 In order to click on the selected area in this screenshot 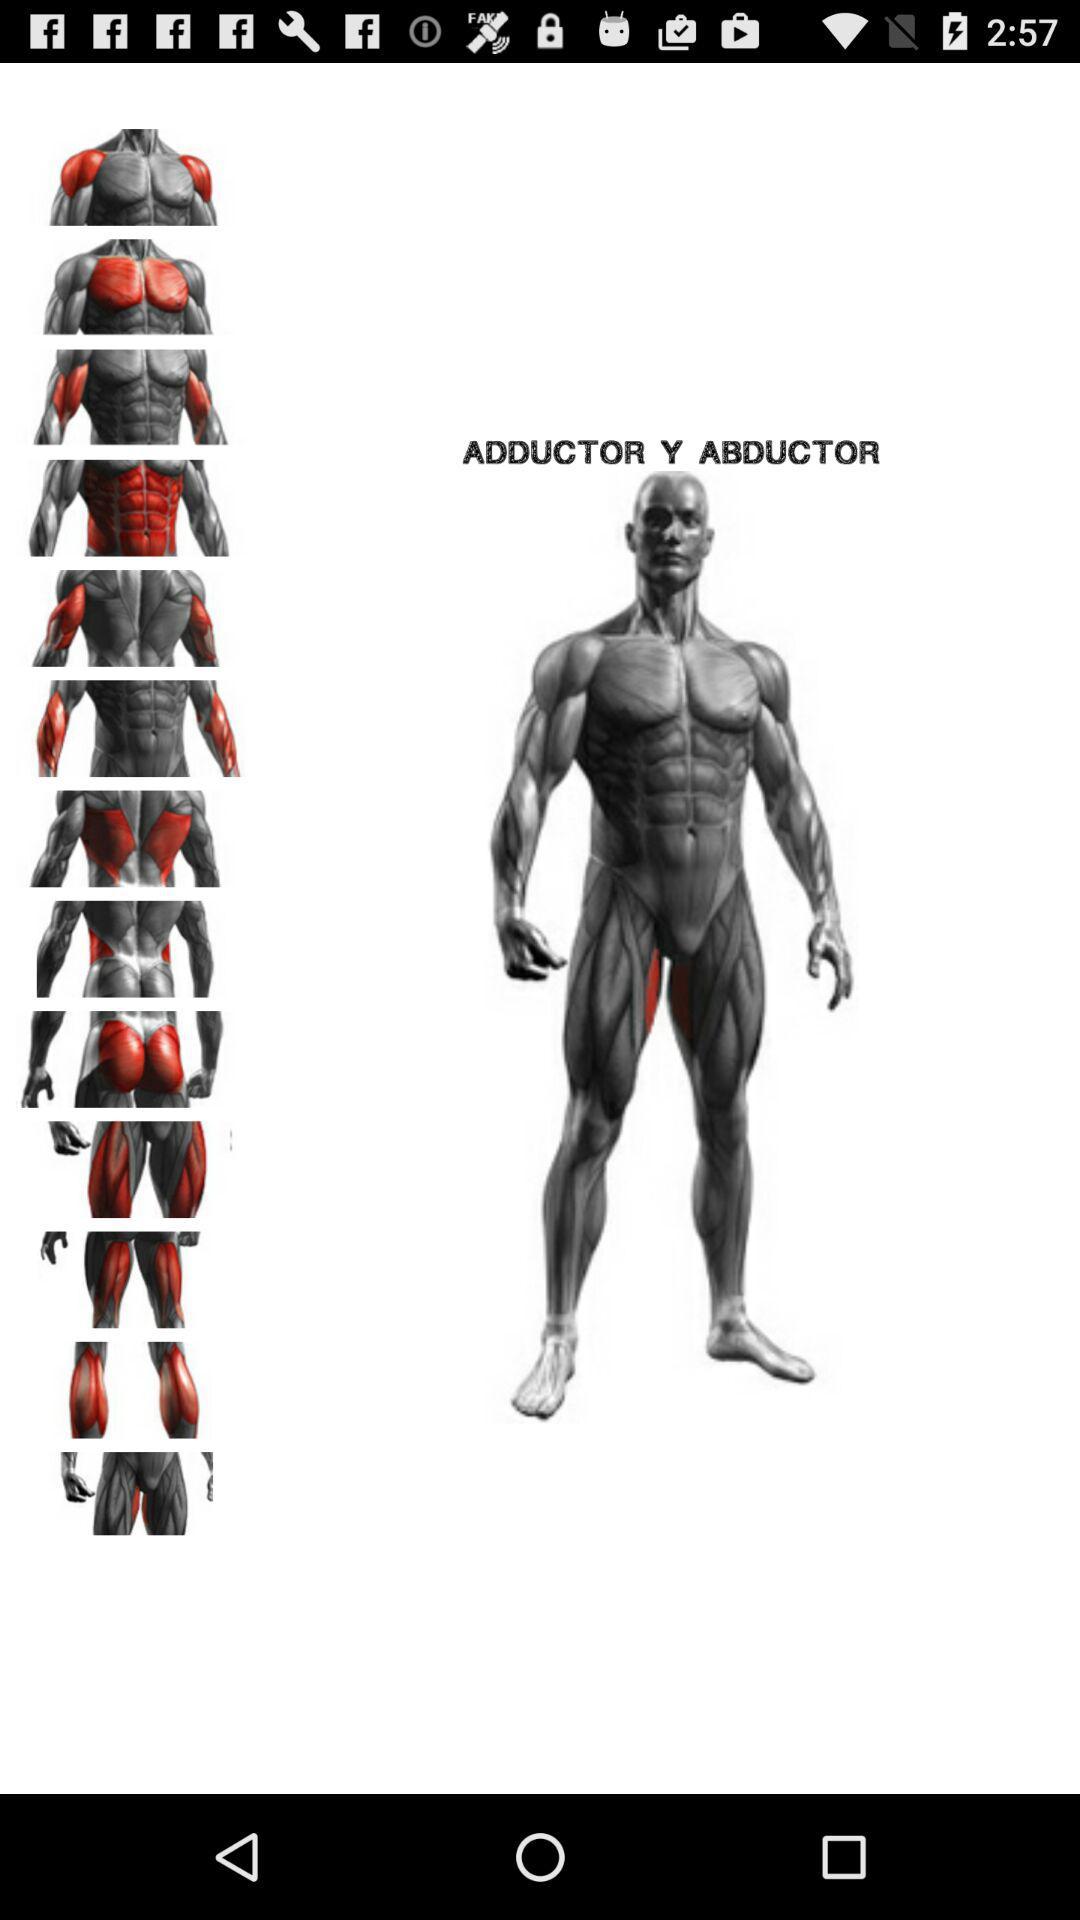, I will do `click(131, 832)`.